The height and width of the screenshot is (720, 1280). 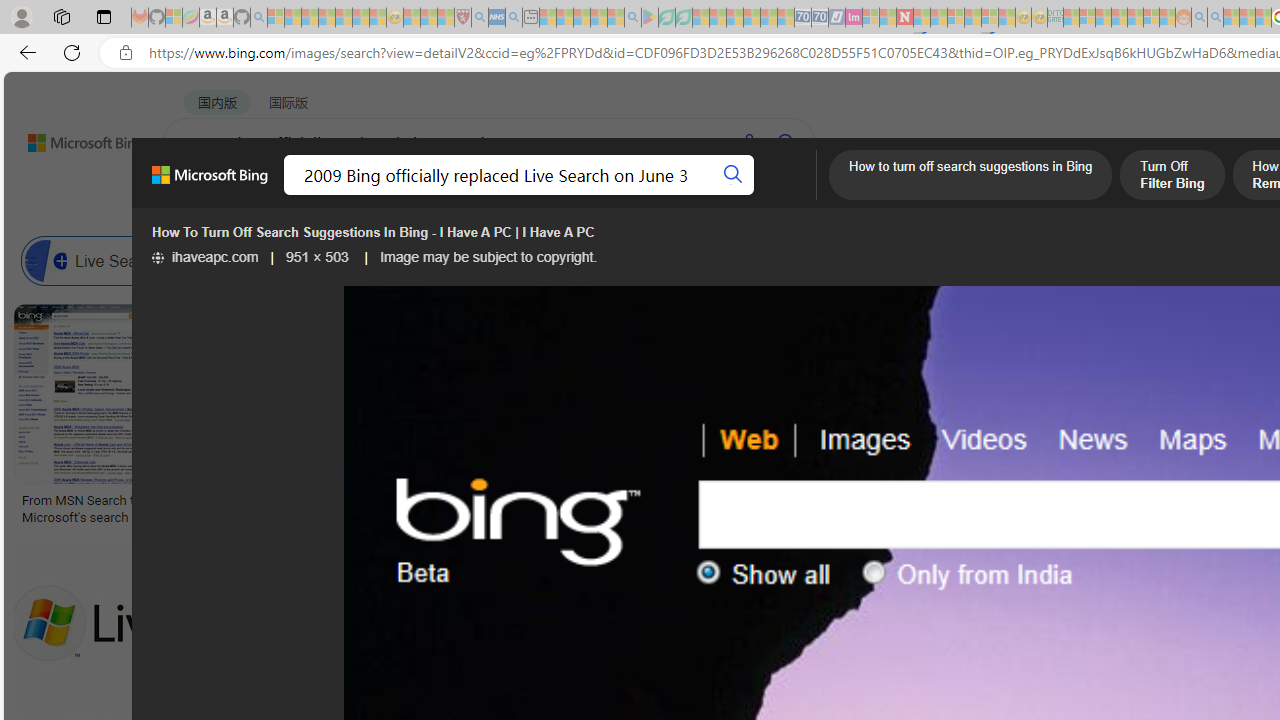 What do you see at coordinates (792, 195) in the screenshot?
I see `'Dropdown Menu'` at bounding box center [792, 195].